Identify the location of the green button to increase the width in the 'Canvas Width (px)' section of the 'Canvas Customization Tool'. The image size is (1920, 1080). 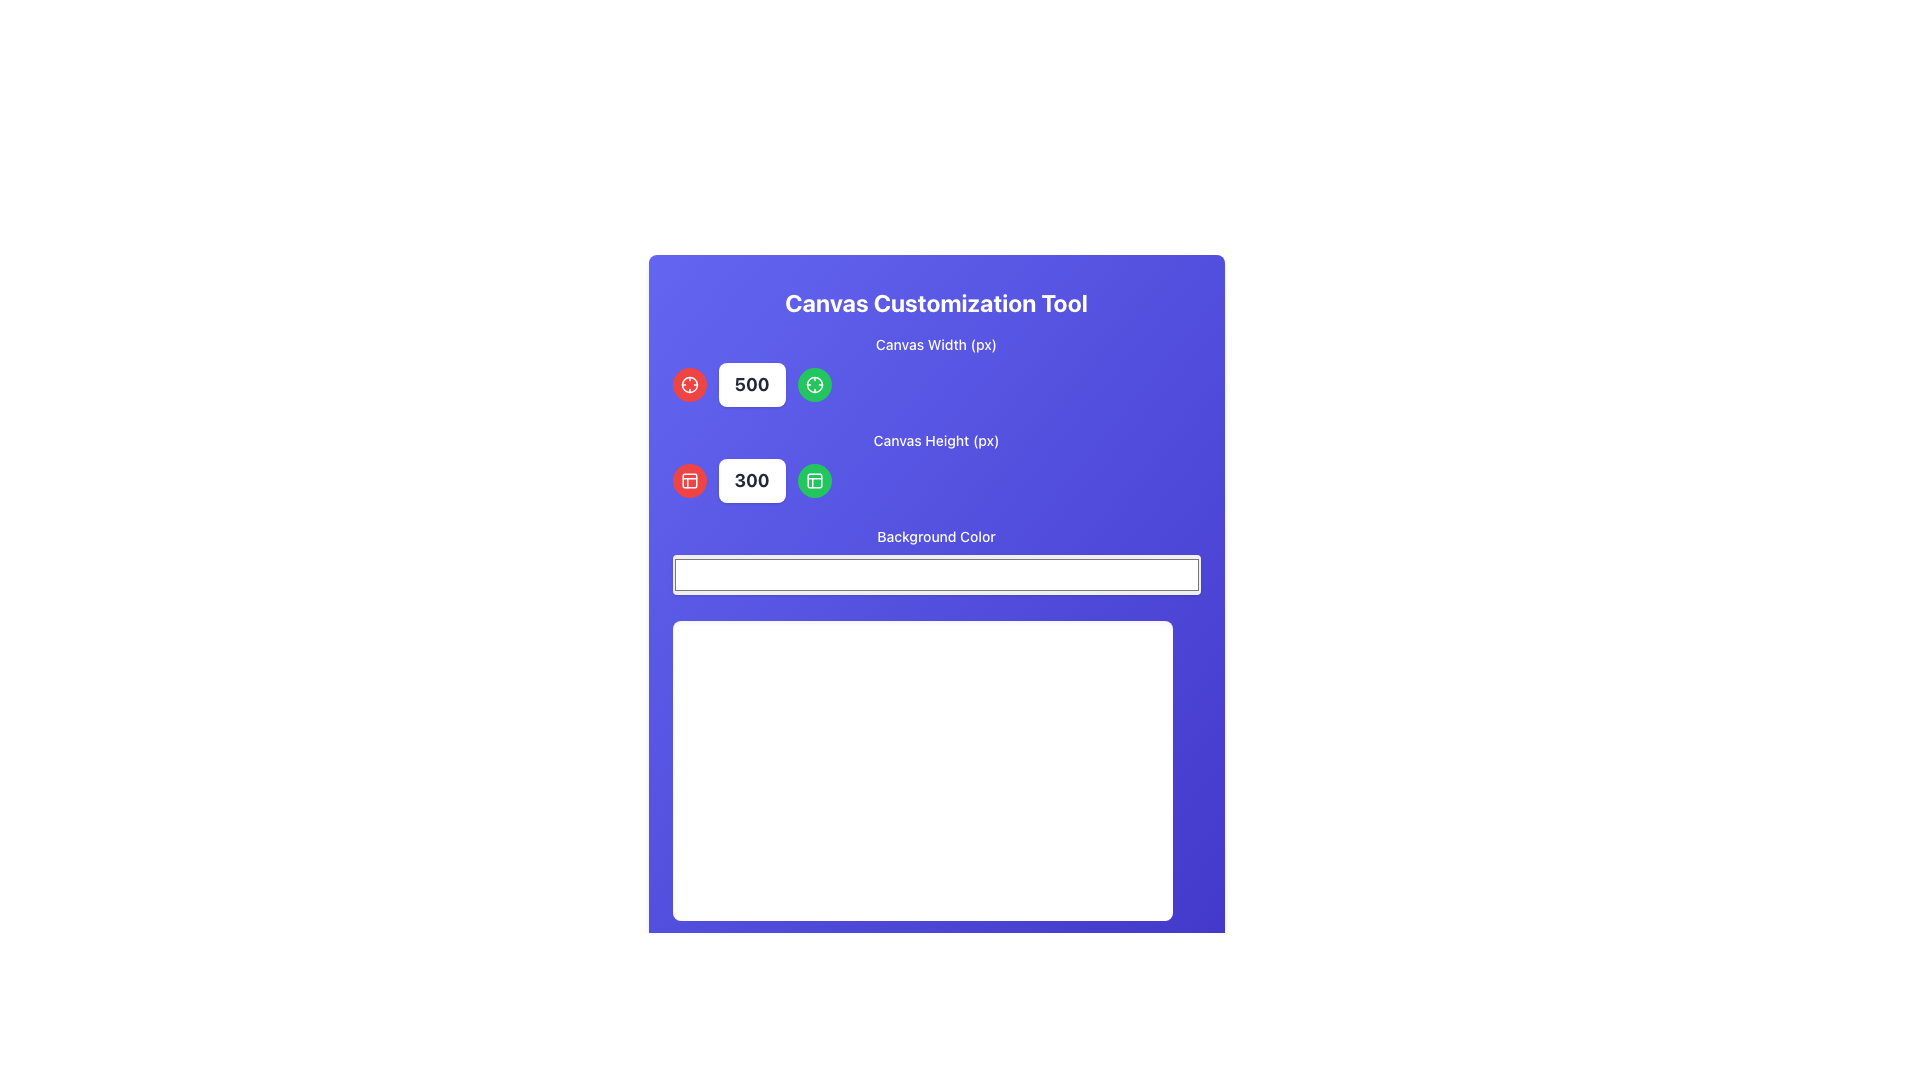
(935, 370).